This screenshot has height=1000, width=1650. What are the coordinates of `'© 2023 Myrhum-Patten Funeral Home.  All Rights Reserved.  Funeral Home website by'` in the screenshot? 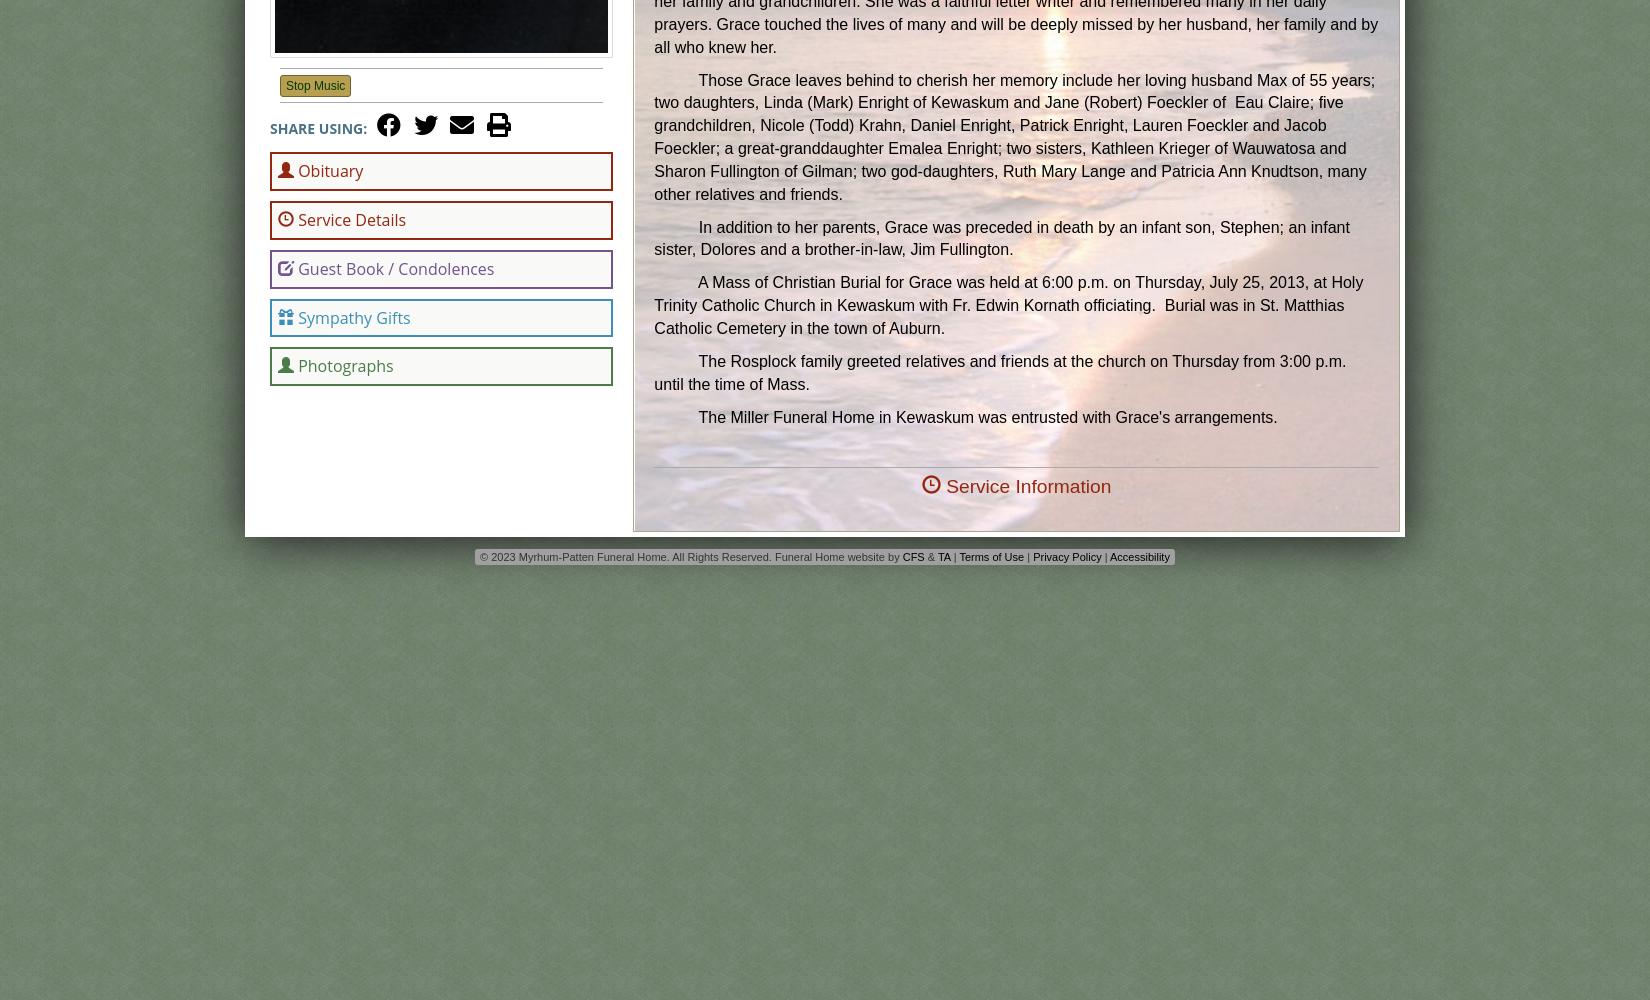 It's located at (478, 556).